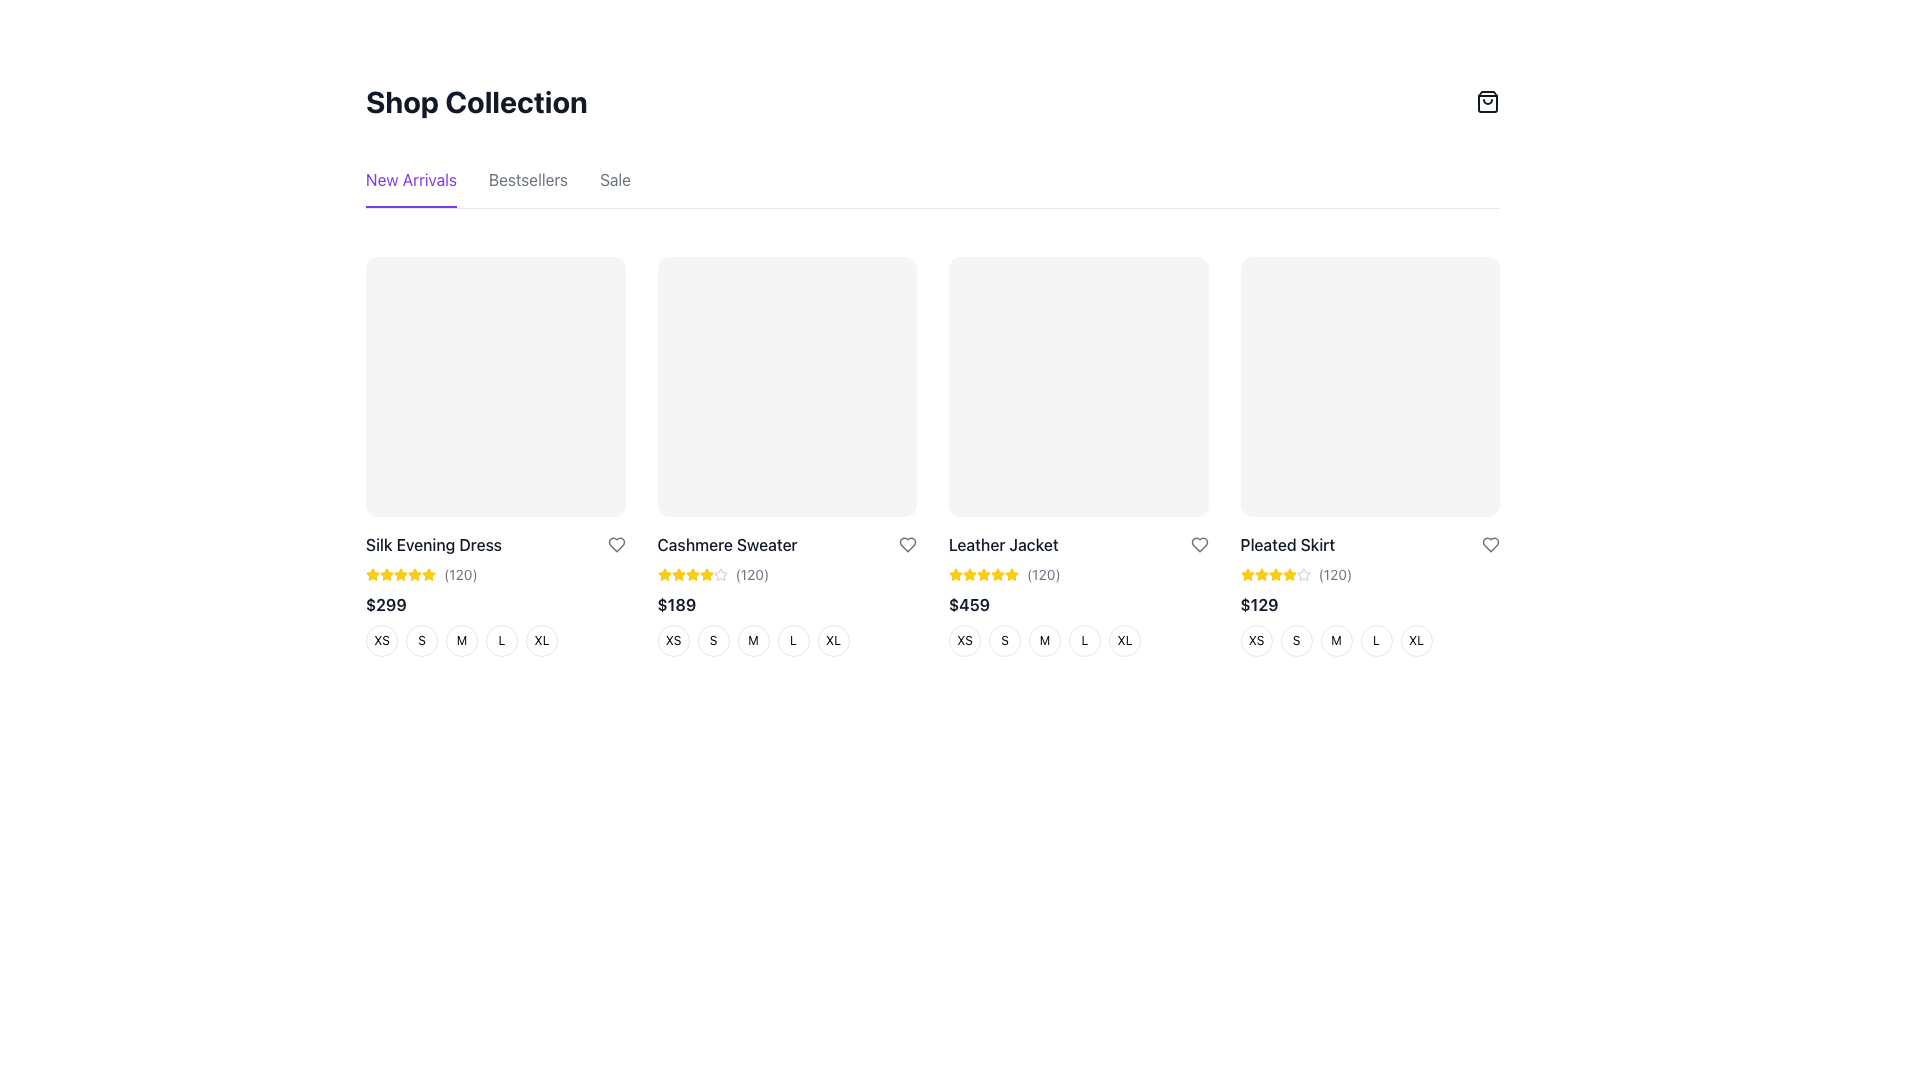  What do you see at coordinates (786, 603) in the screenshot?
I see `price displayed for the 'Cashmere Sweater' product, which is positioned below the product name and above the size selection options` at bounding box center [786, 603].